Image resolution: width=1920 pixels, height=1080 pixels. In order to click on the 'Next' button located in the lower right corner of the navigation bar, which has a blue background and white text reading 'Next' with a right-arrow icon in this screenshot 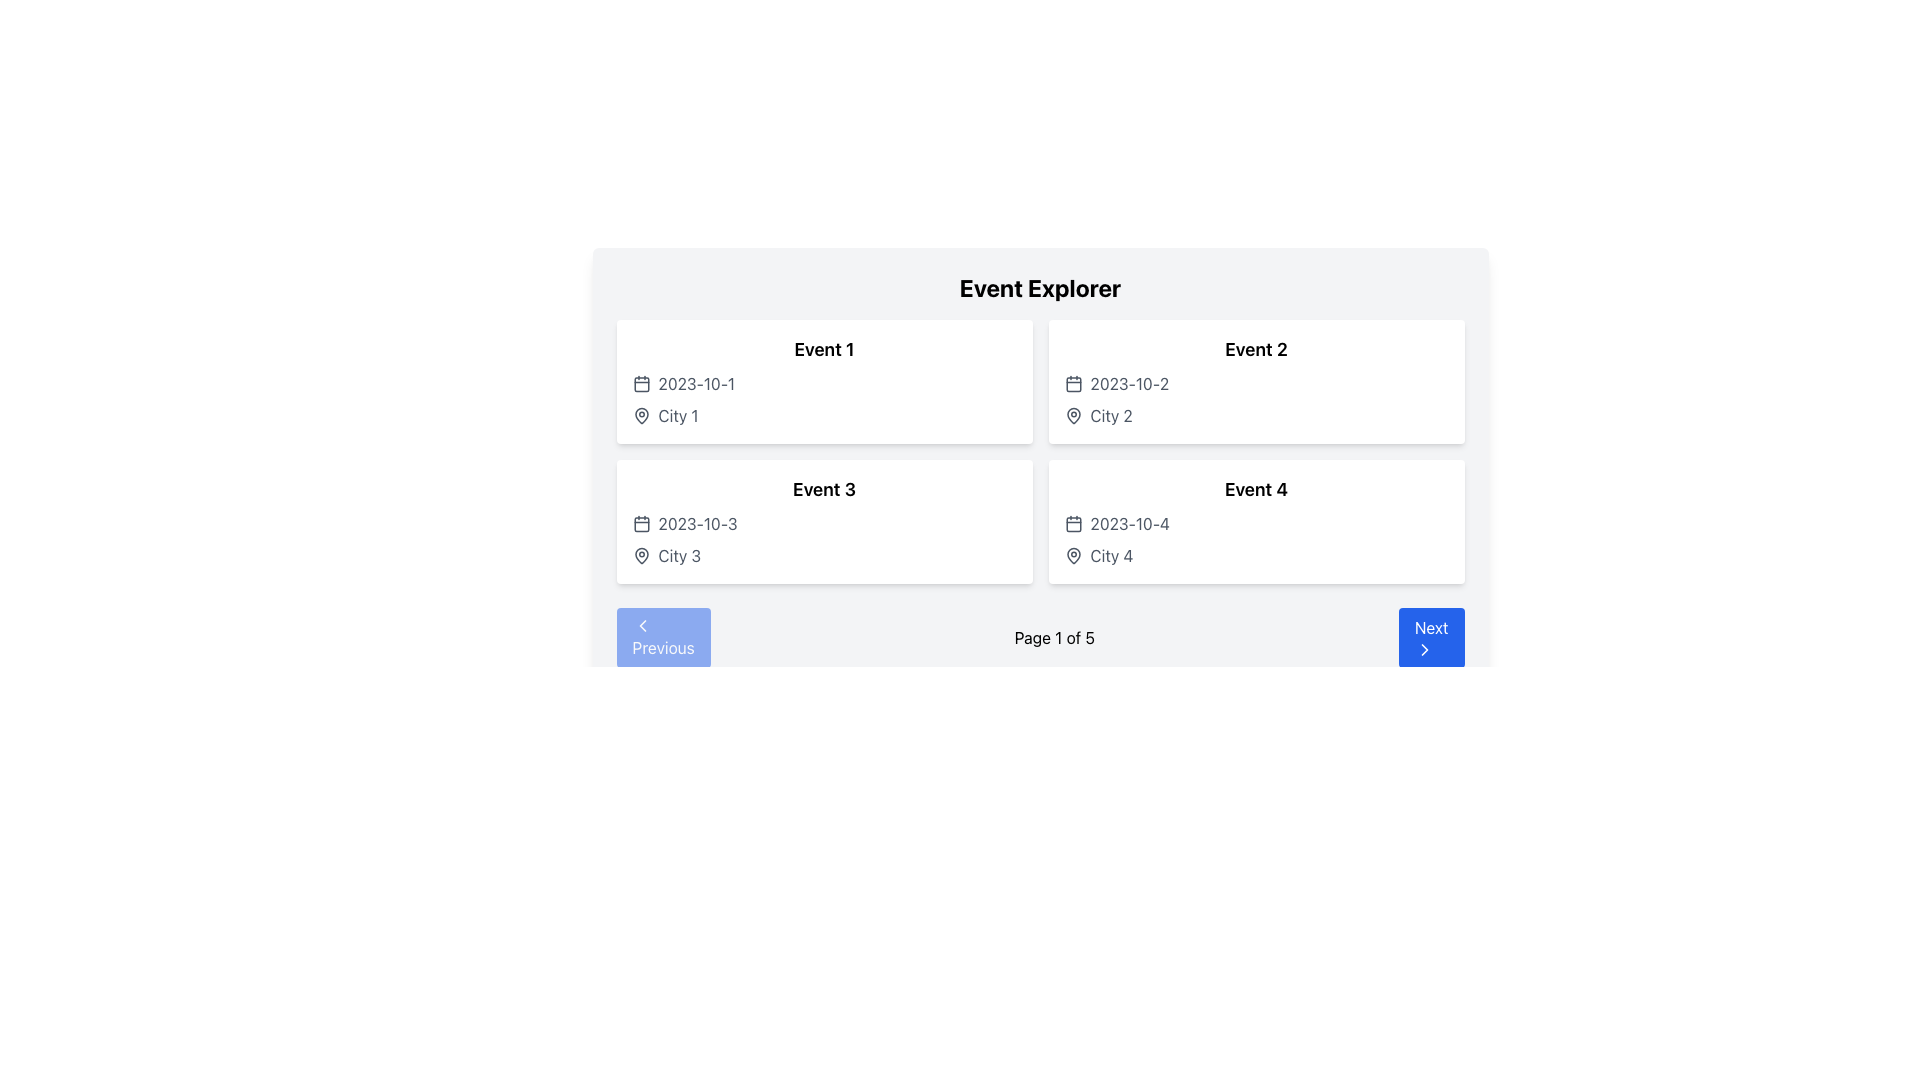, I will do `click(1430, 637)`.